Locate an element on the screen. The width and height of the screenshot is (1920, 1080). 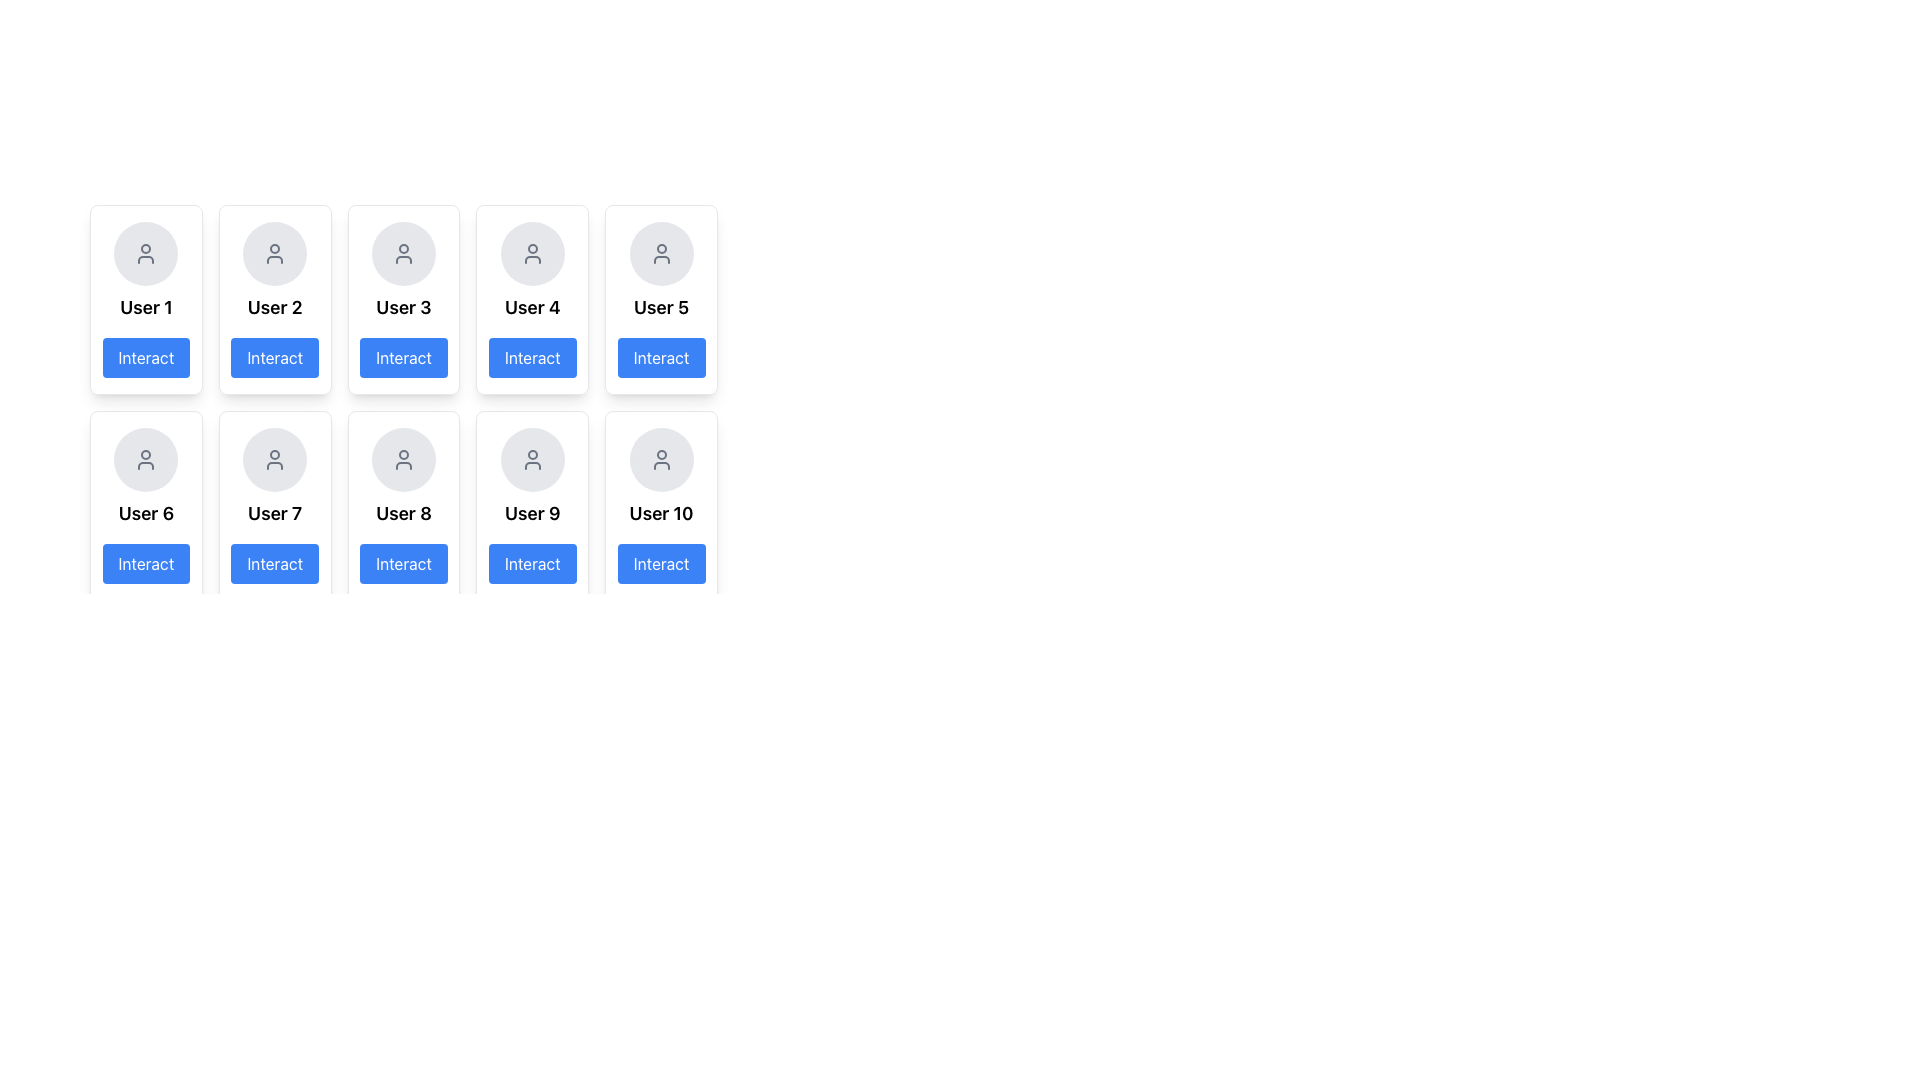
the Interactive Card with User Details labeled 'User 1', which is the first card in the grid layout located at the top-left corner is located at coordinates (145, 300).